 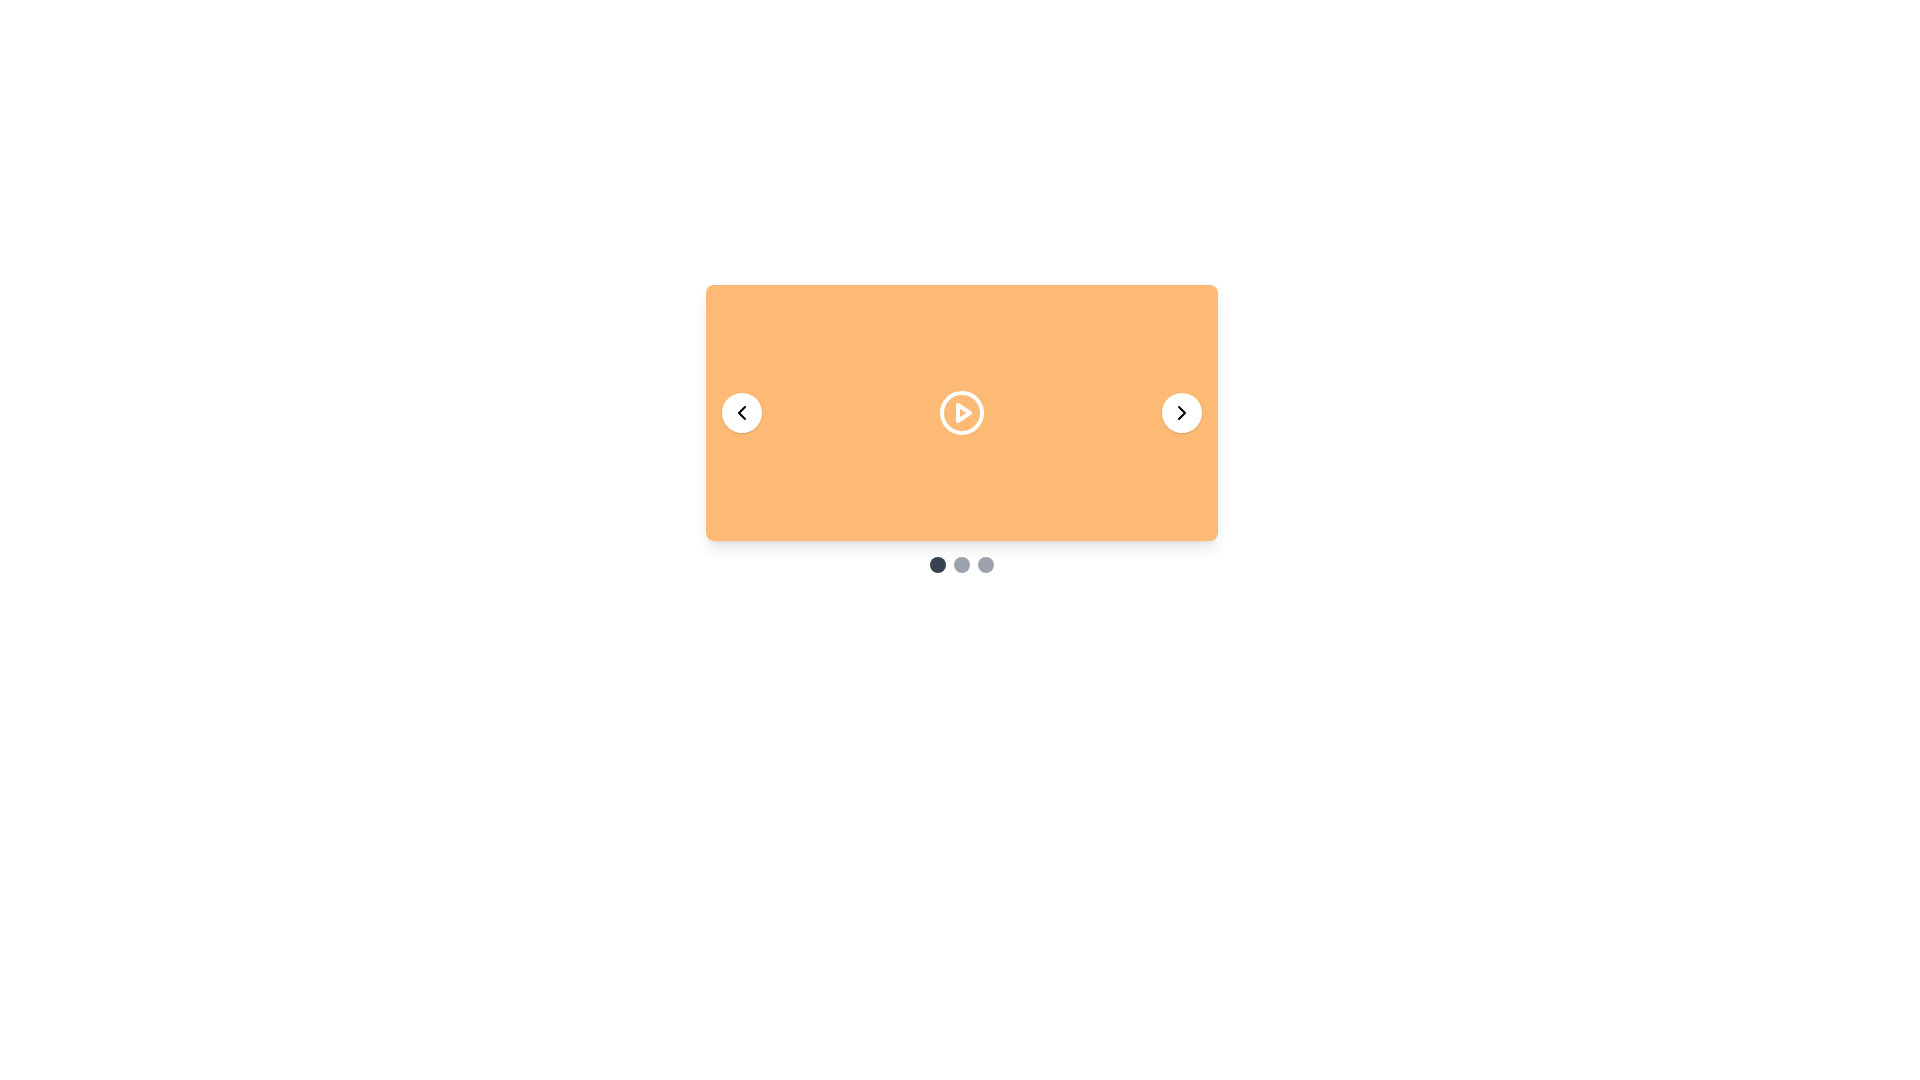 I want to click on the Chevron Left Icon, which is a left-pointing triangular arrow with a thin black stroke on a circular white background, located on the left side of an orange panel, so click(x=741, y=411).